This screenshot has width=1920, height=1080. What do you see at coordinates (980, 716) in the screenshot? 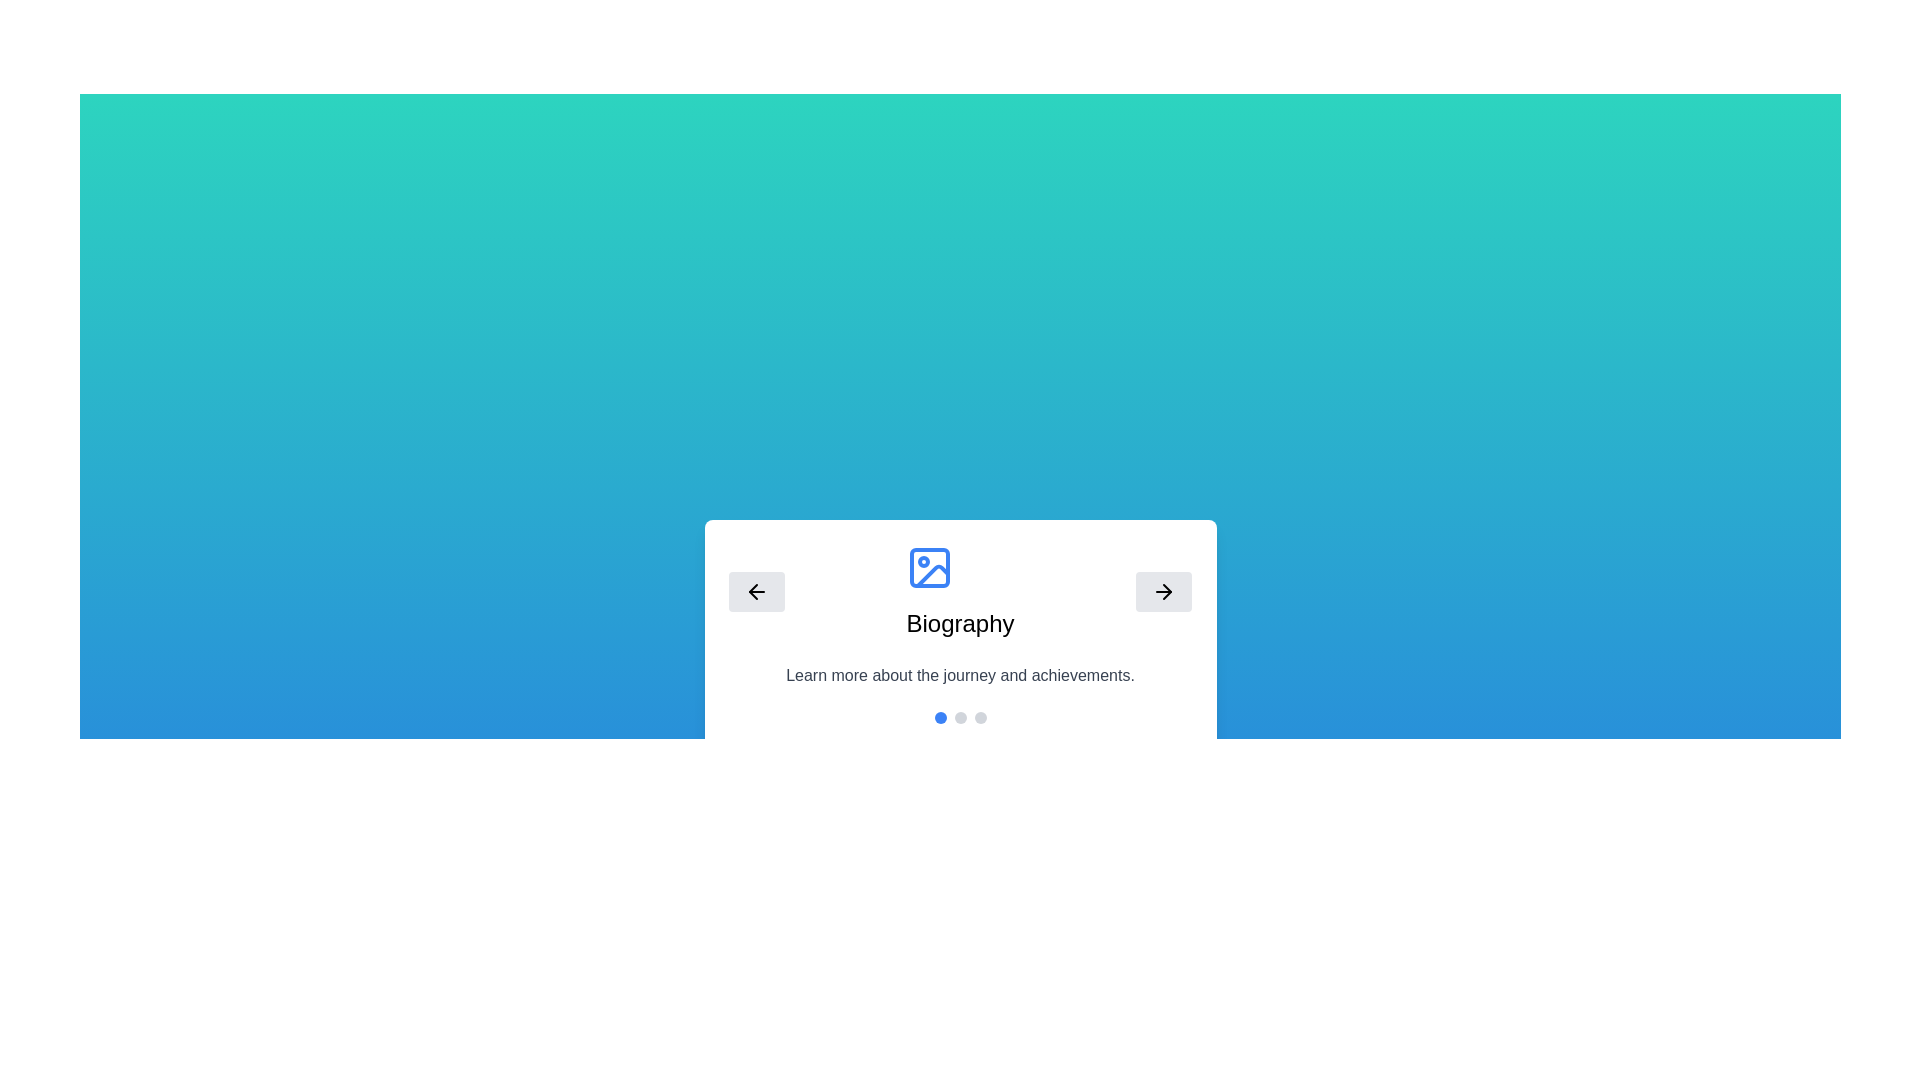
I see `the stage indicator corresponding to 2 to navigate to that stage` at bounding box center [980, 716].